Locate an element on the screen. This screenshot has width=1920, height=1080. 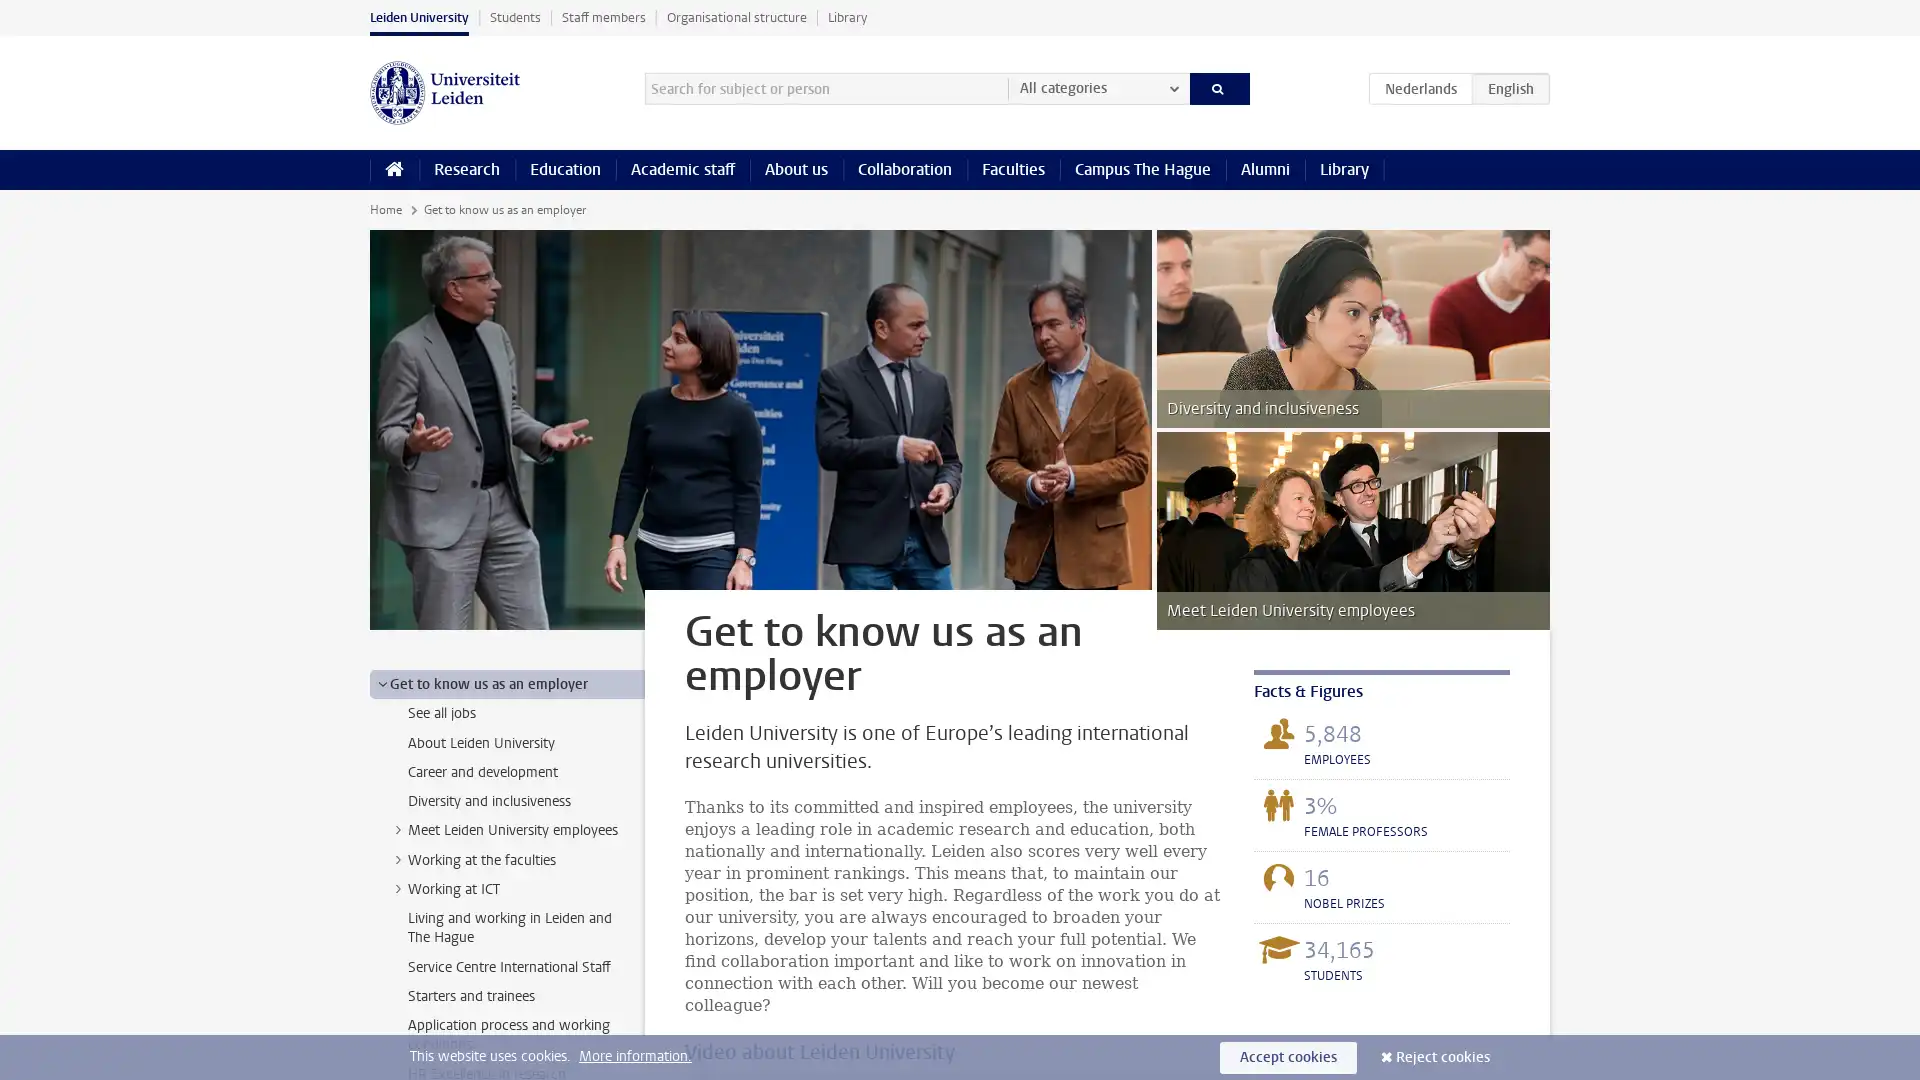
Accept cookies is located at coordinates (1288, 1056).